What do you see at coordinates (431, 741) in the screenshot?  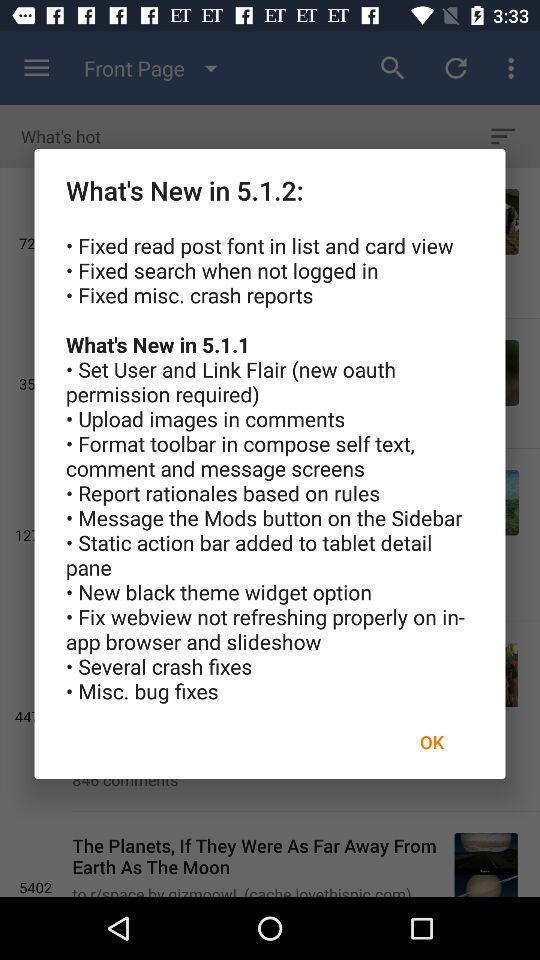 I see `ok at the bottom right corner` at bounding box center [431, 741].